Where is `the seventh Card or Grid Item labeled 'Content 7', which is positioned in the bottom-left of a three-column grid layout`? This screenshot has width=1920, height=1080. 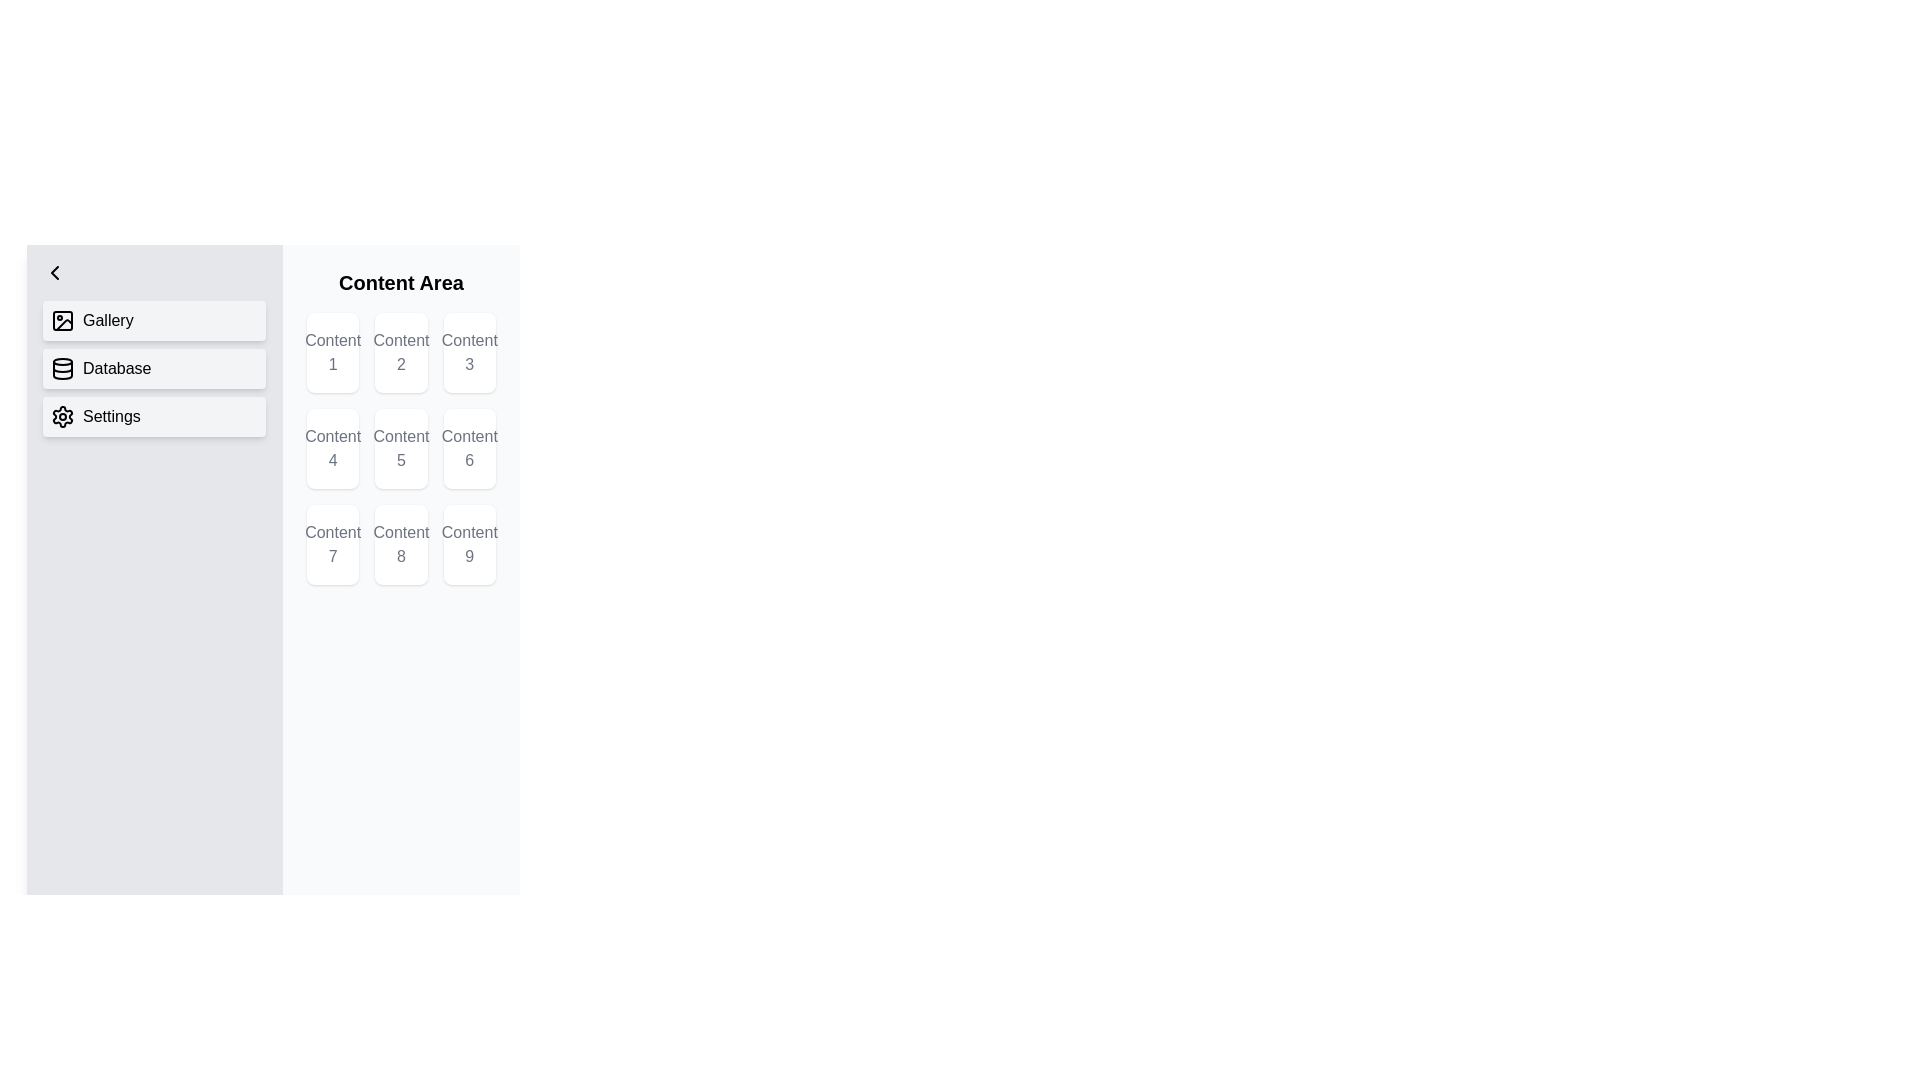 the seventh Card or Grid Item labeled 'Content 7', which is positioned in the bottom-left of a three-column grid layout is located at coordinates (333, 544).